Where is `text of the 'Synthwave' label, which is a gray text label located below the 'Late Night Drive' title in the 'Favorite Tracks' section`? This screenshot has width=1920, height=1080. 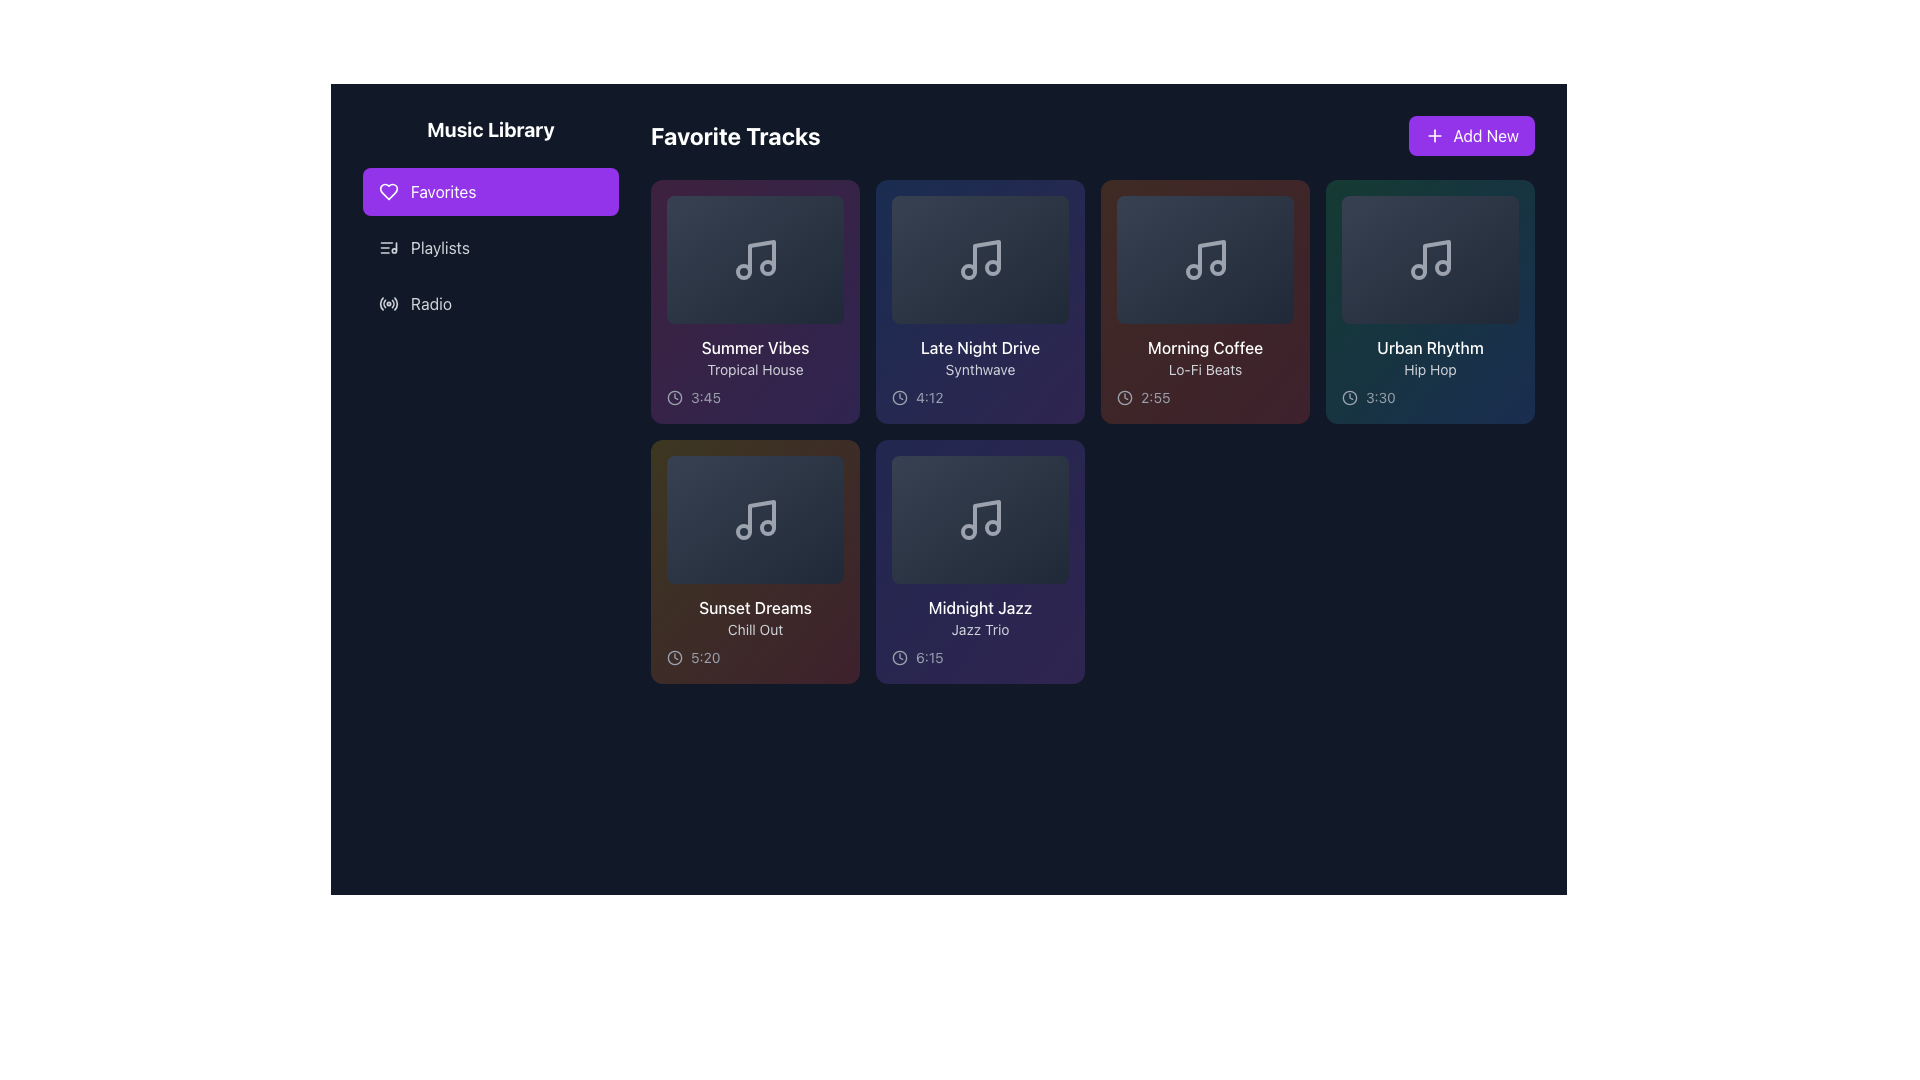
text of the 'Synthwave' label, which is a gray text label located below the 'Late Night Drive' title in the 'Favorite Tracks' section is located at coordinates (980, 370).